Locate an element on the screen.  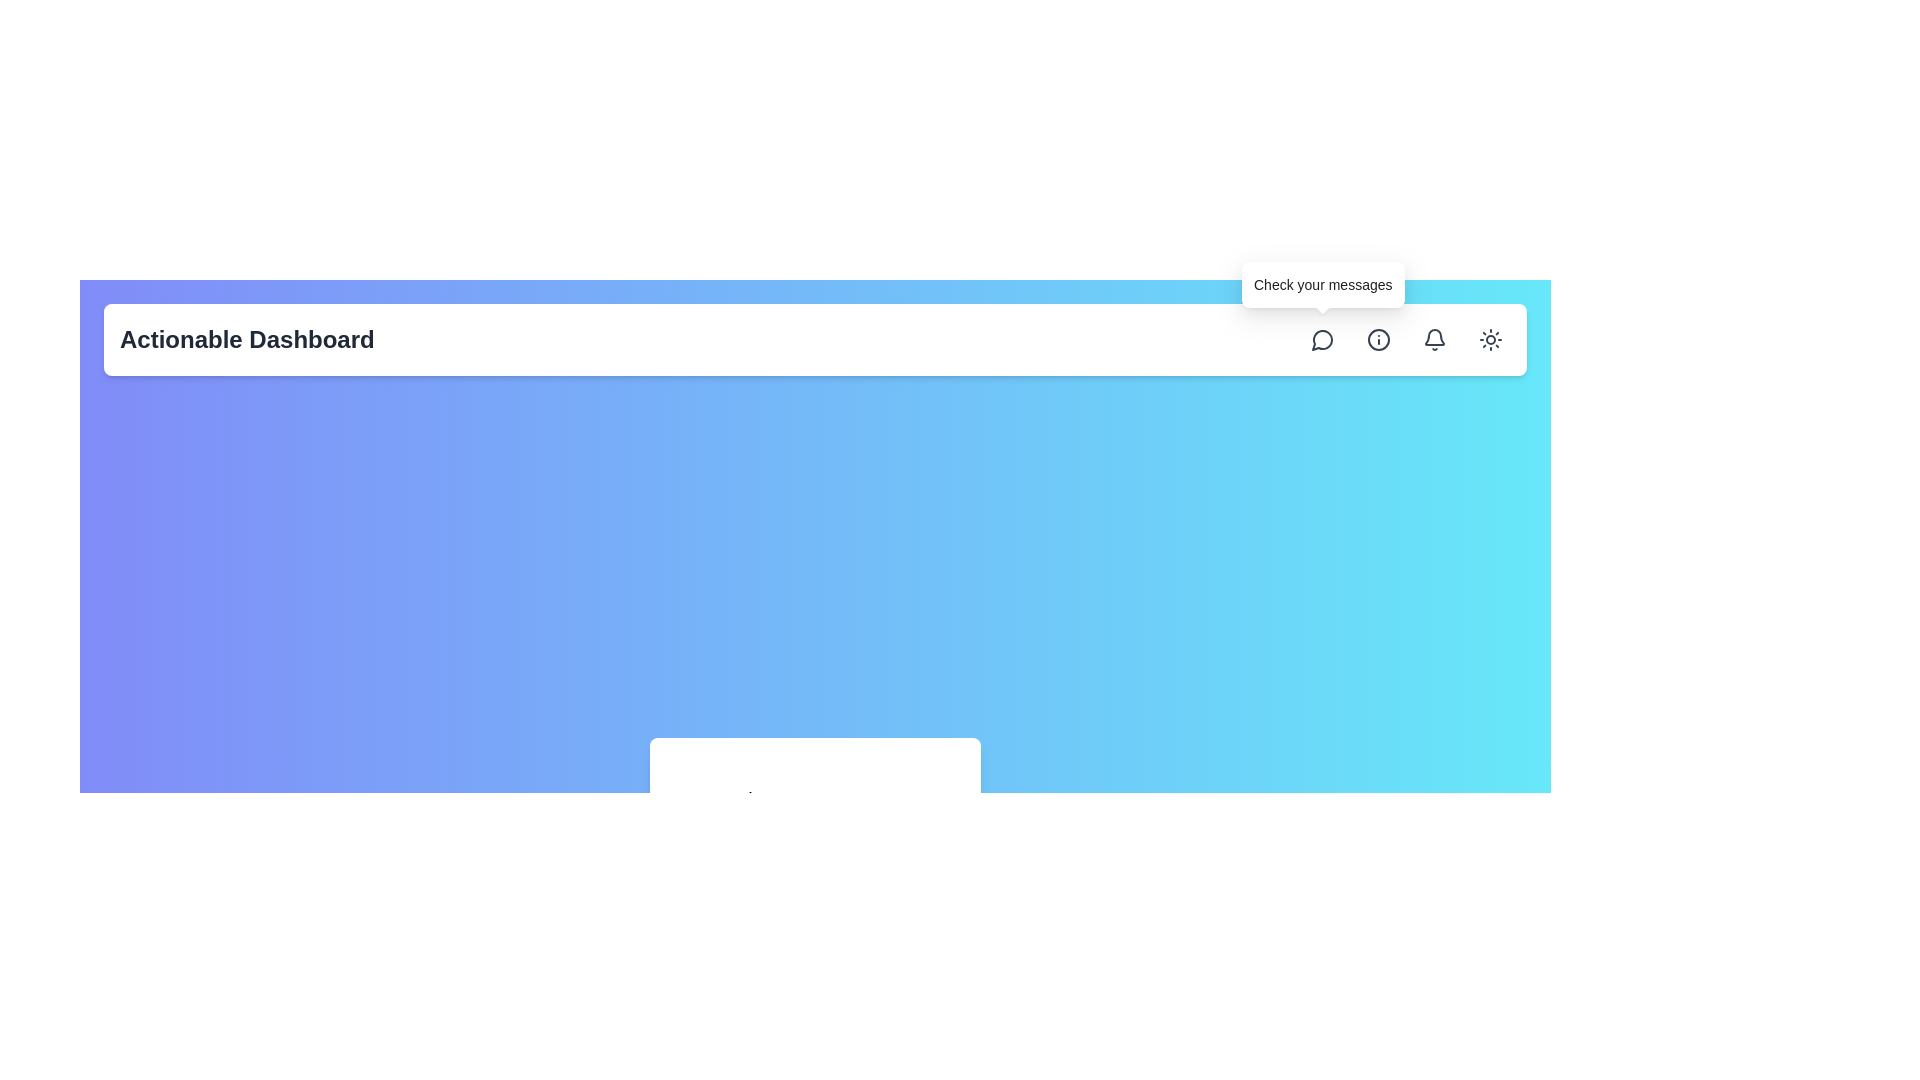
the light mode toggle icon located on the right side of the header, adjacent to the bell icon is located at coordinates (1491, 338).